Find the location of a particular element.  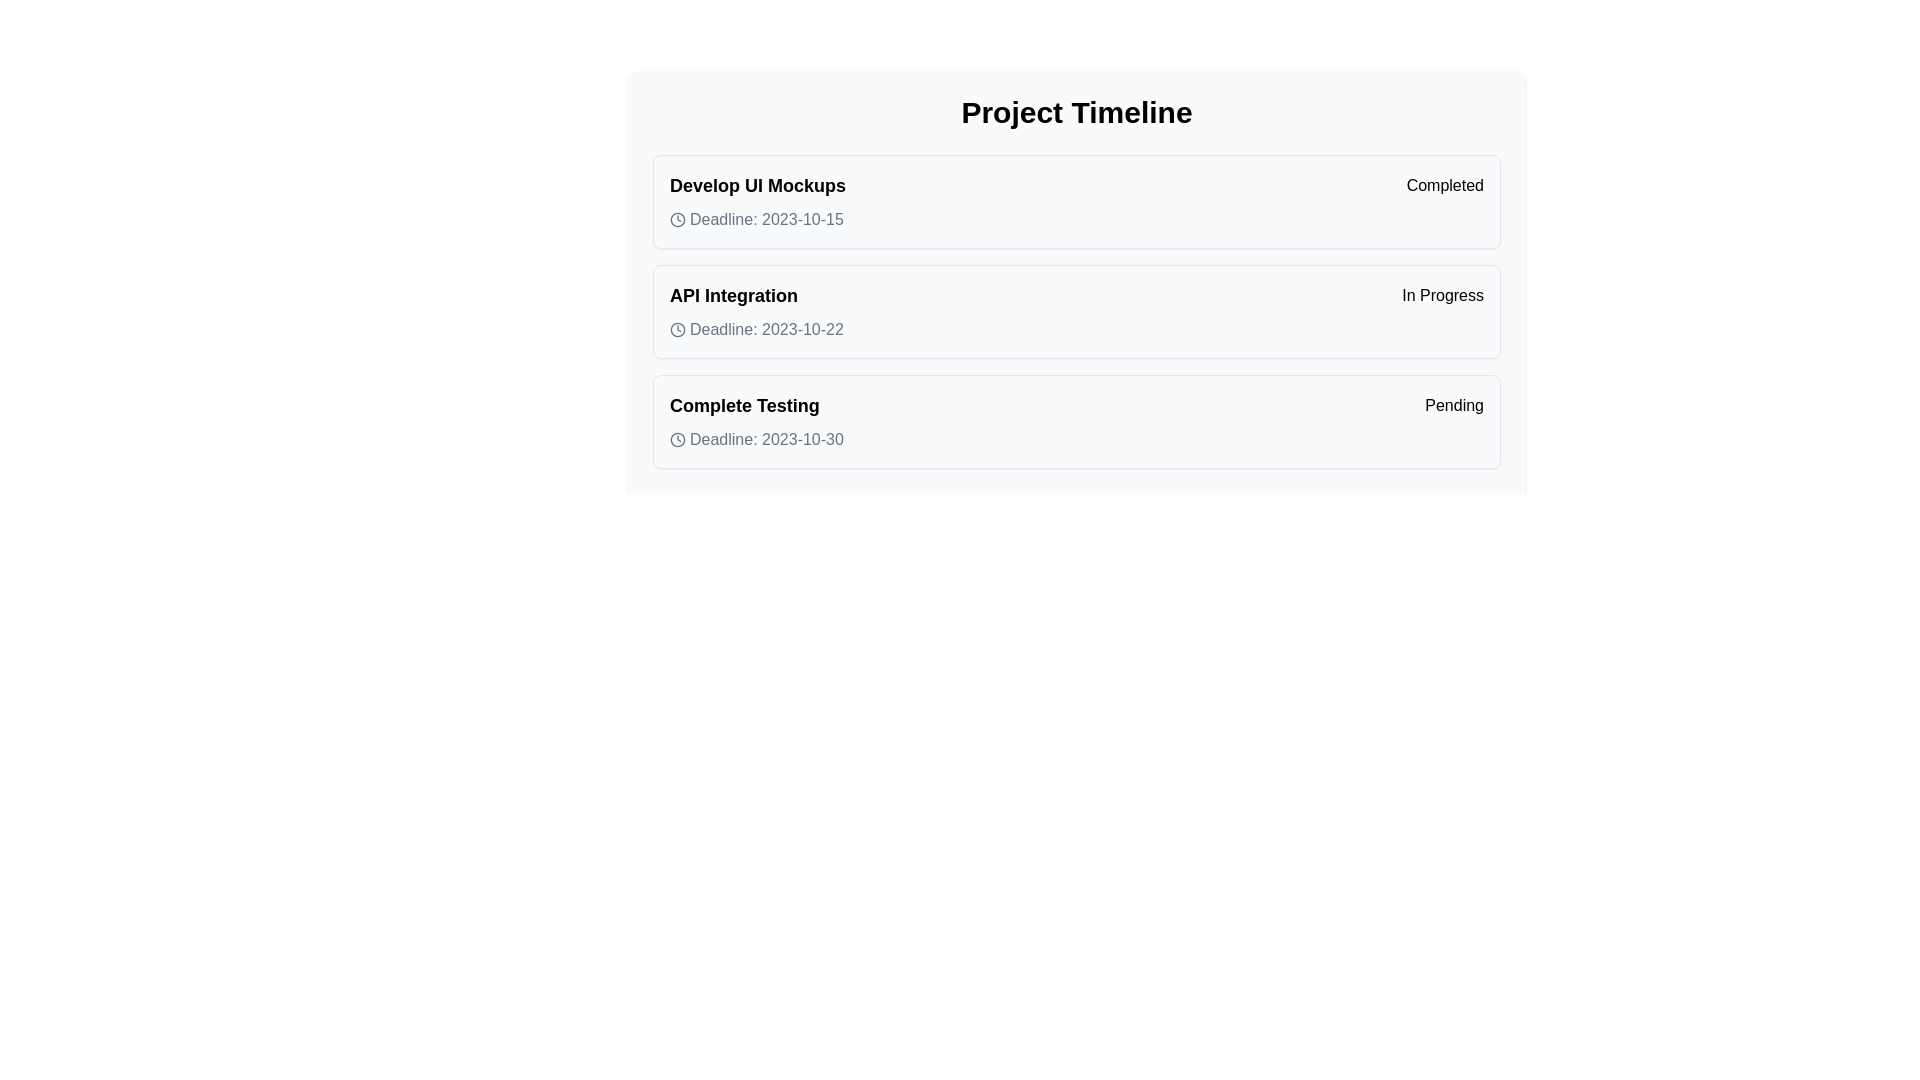

the deadline text label for the task 'Complete Testing' is located at coordinates (766, 438).